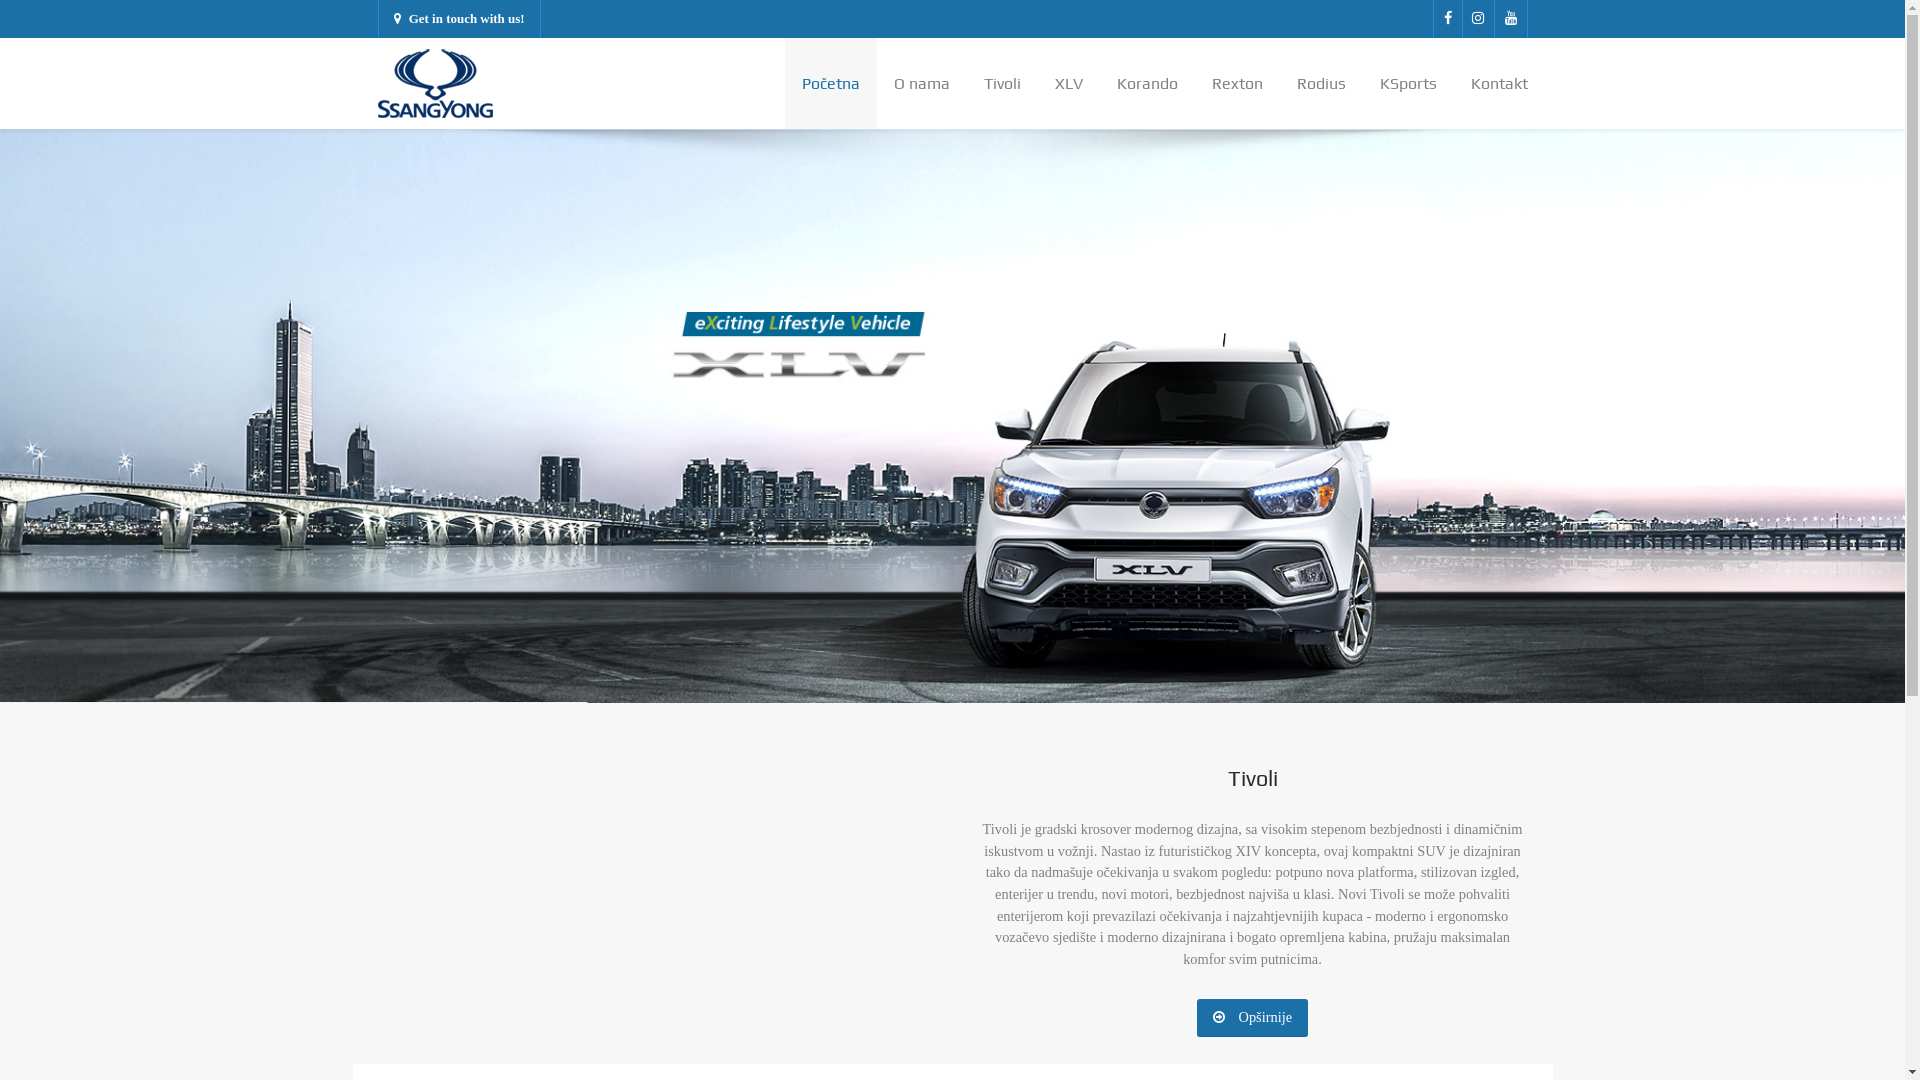 The height and width of the screenshot is (1080, 1920). I want to click on 'Korando', so click(1147, 82).